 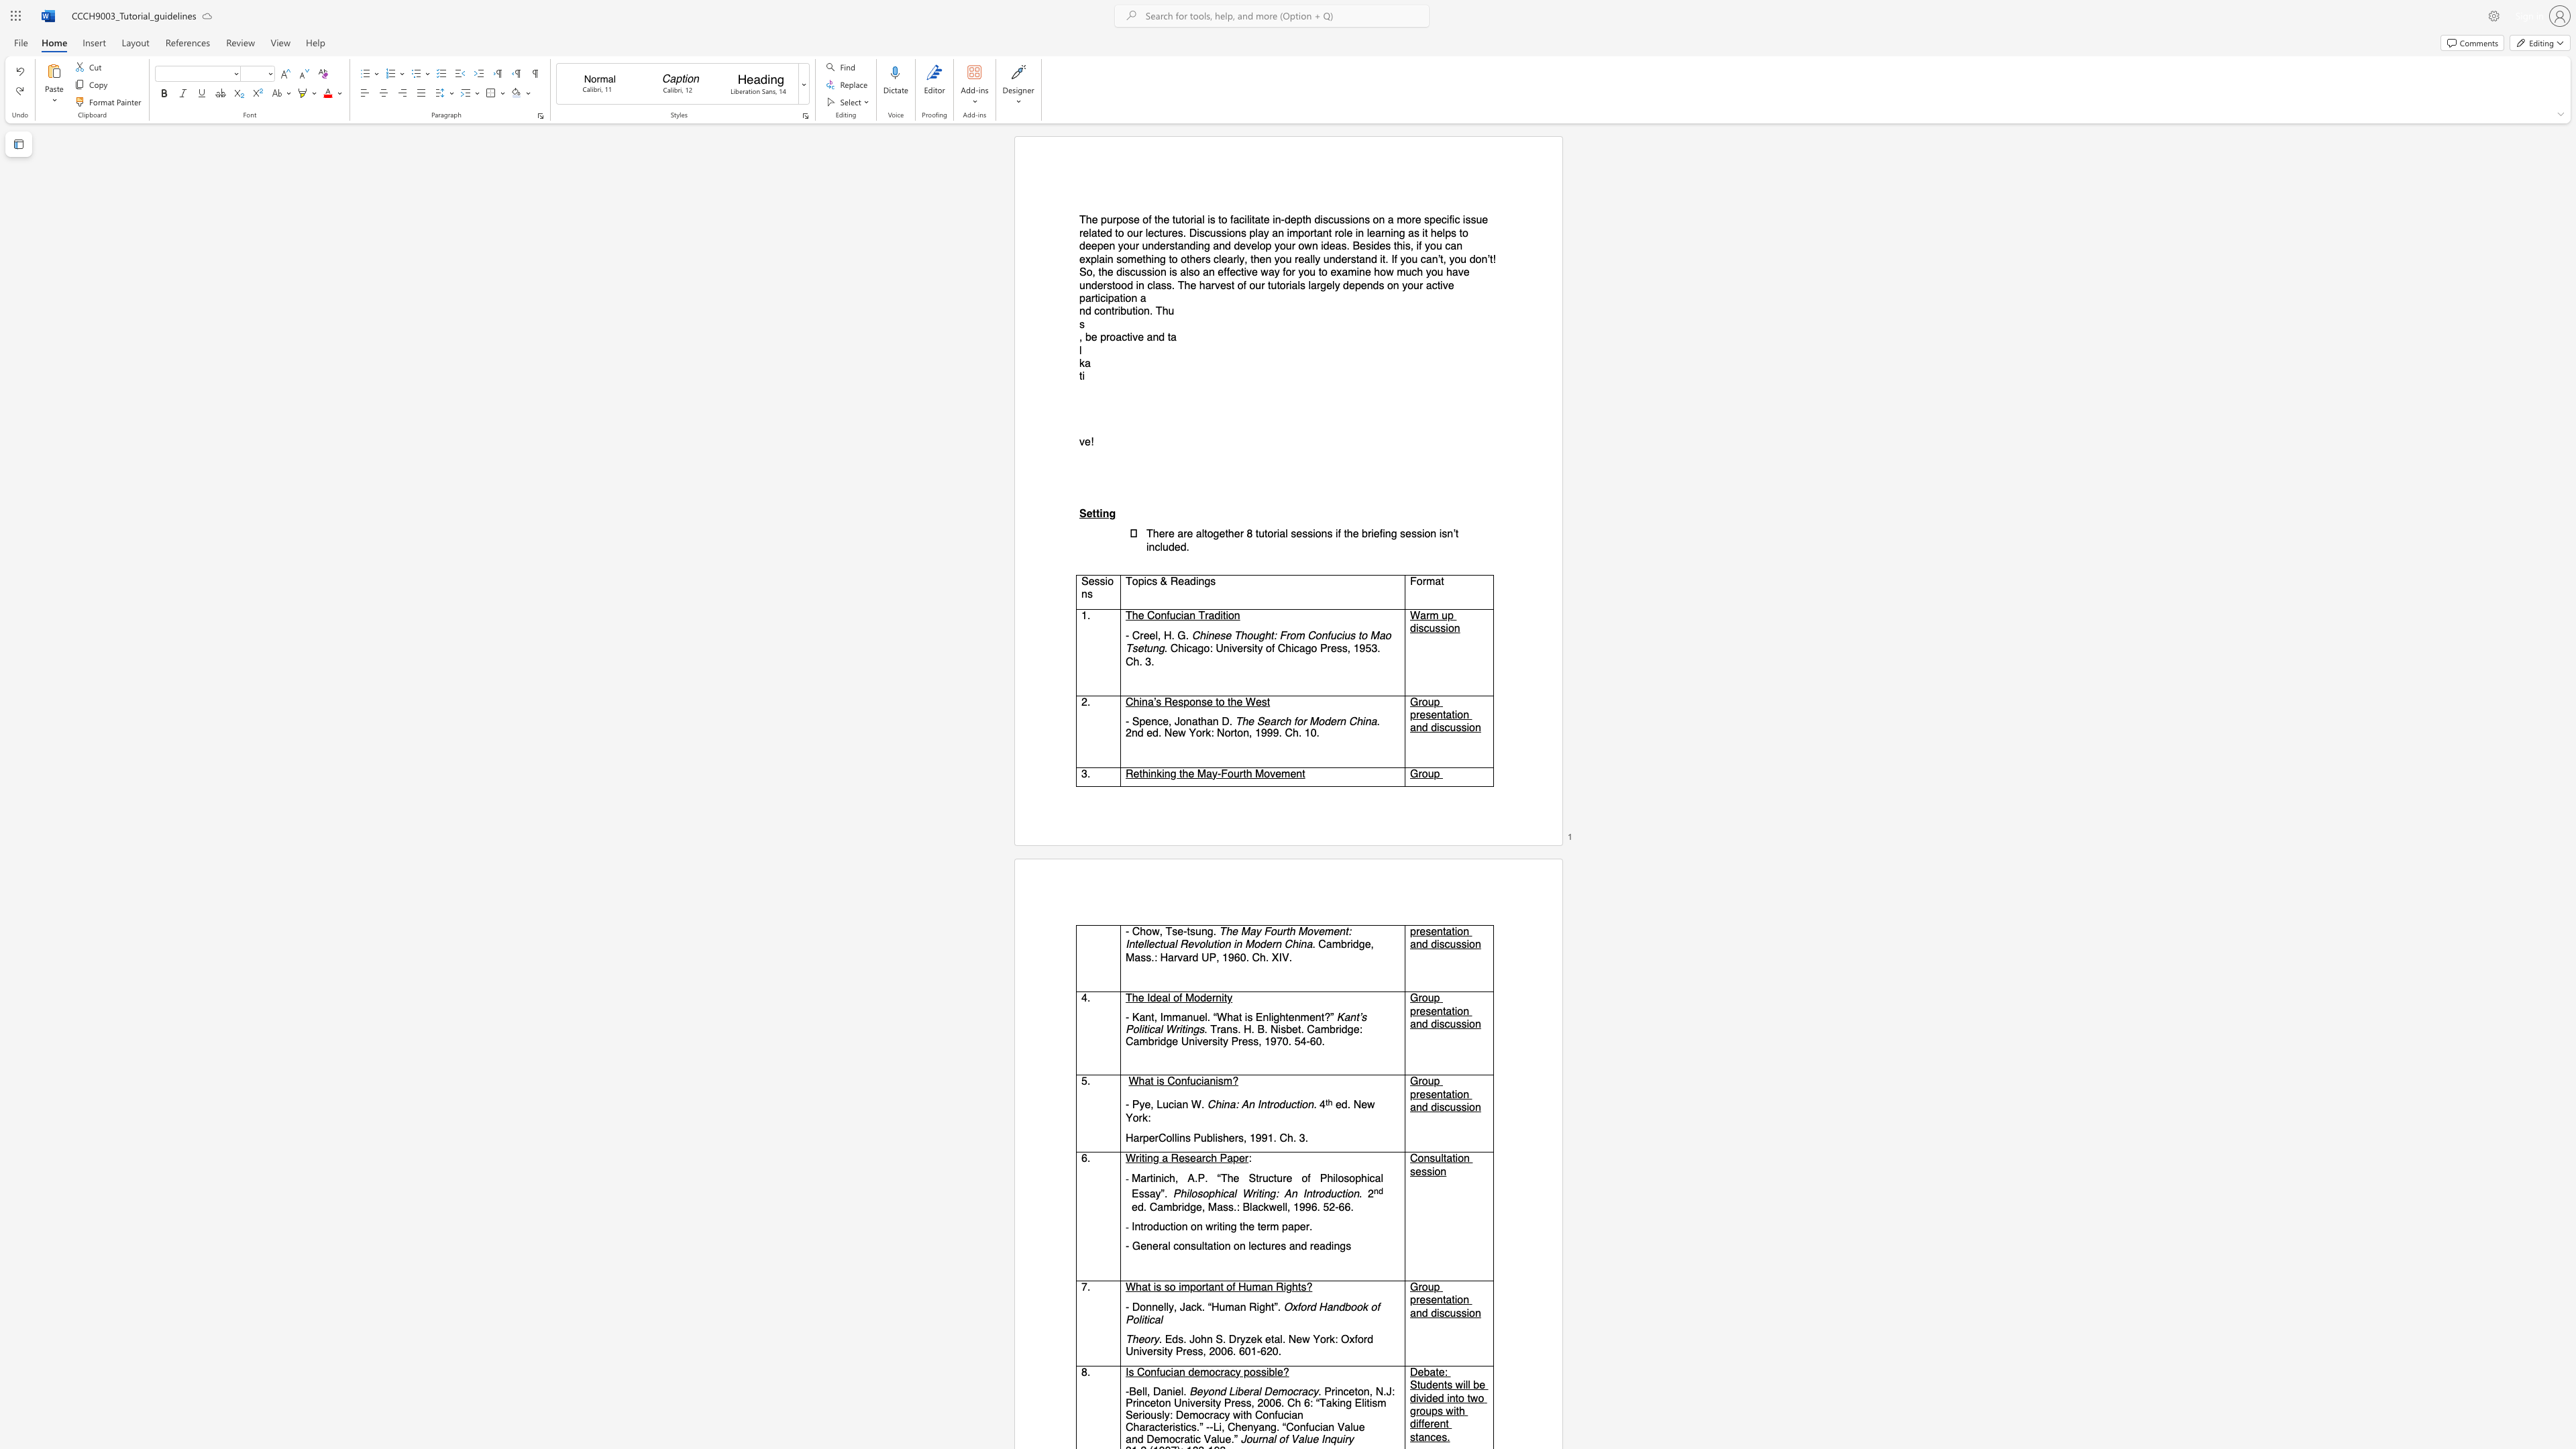 I want to click on the 2th character "o" in the text, so click(x=1140, y=311).